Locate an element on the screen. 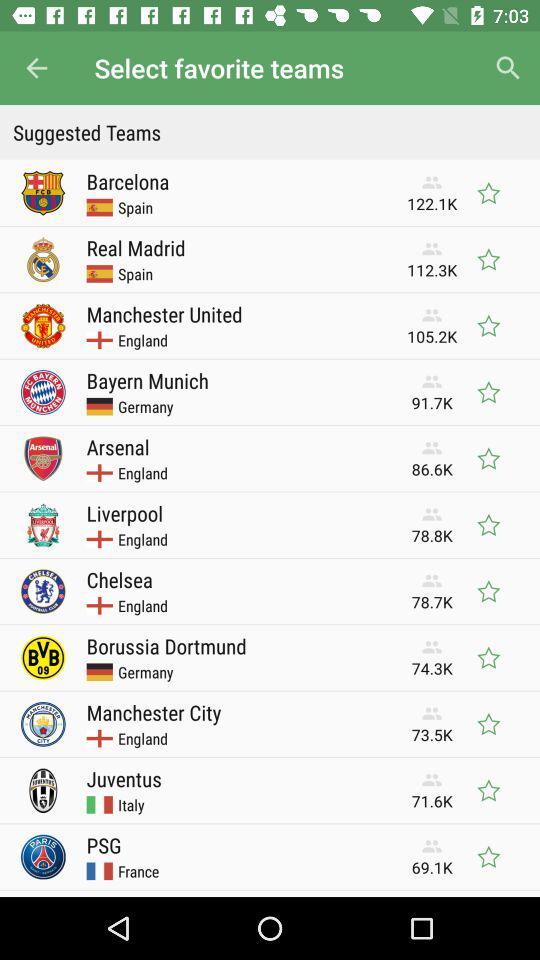  the icon next to 91.7k is located at coordinates (146, 379).